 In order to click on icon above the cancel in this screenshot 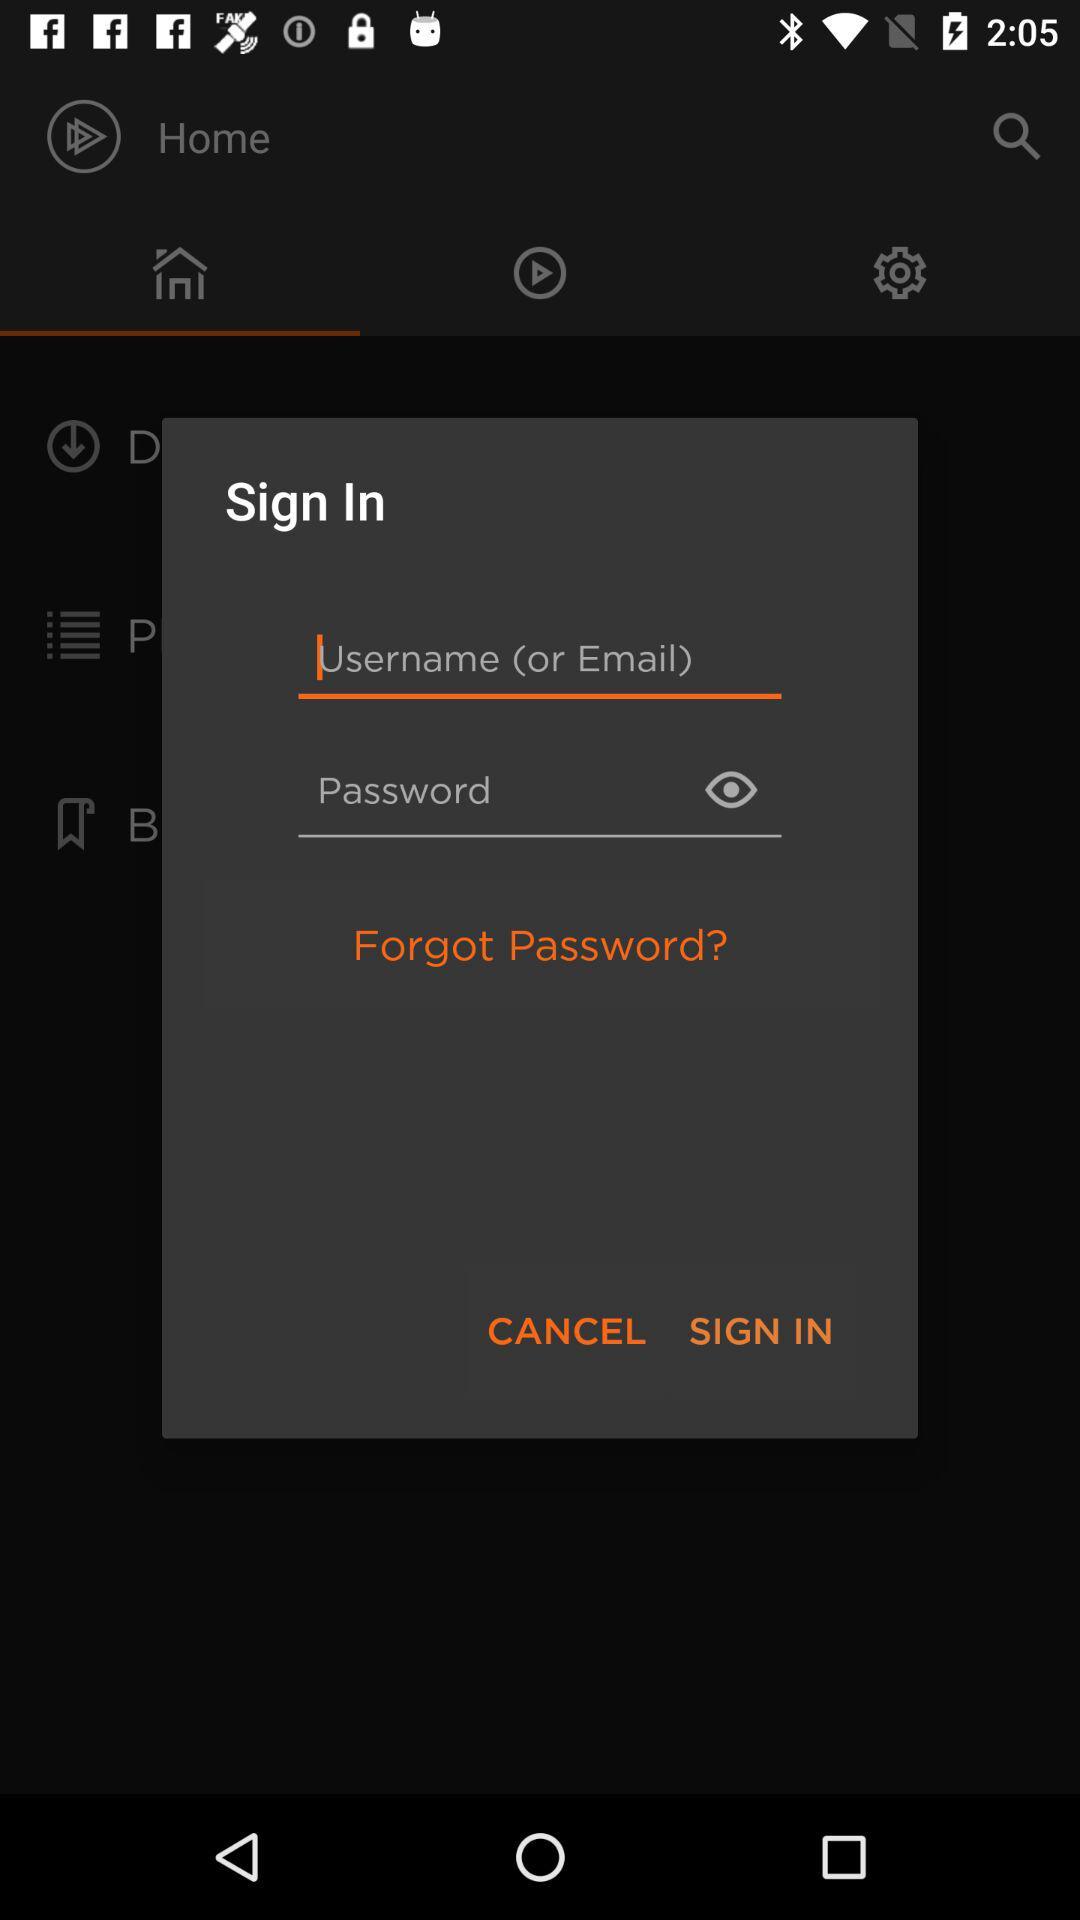, I will do `click(540, 943)`.